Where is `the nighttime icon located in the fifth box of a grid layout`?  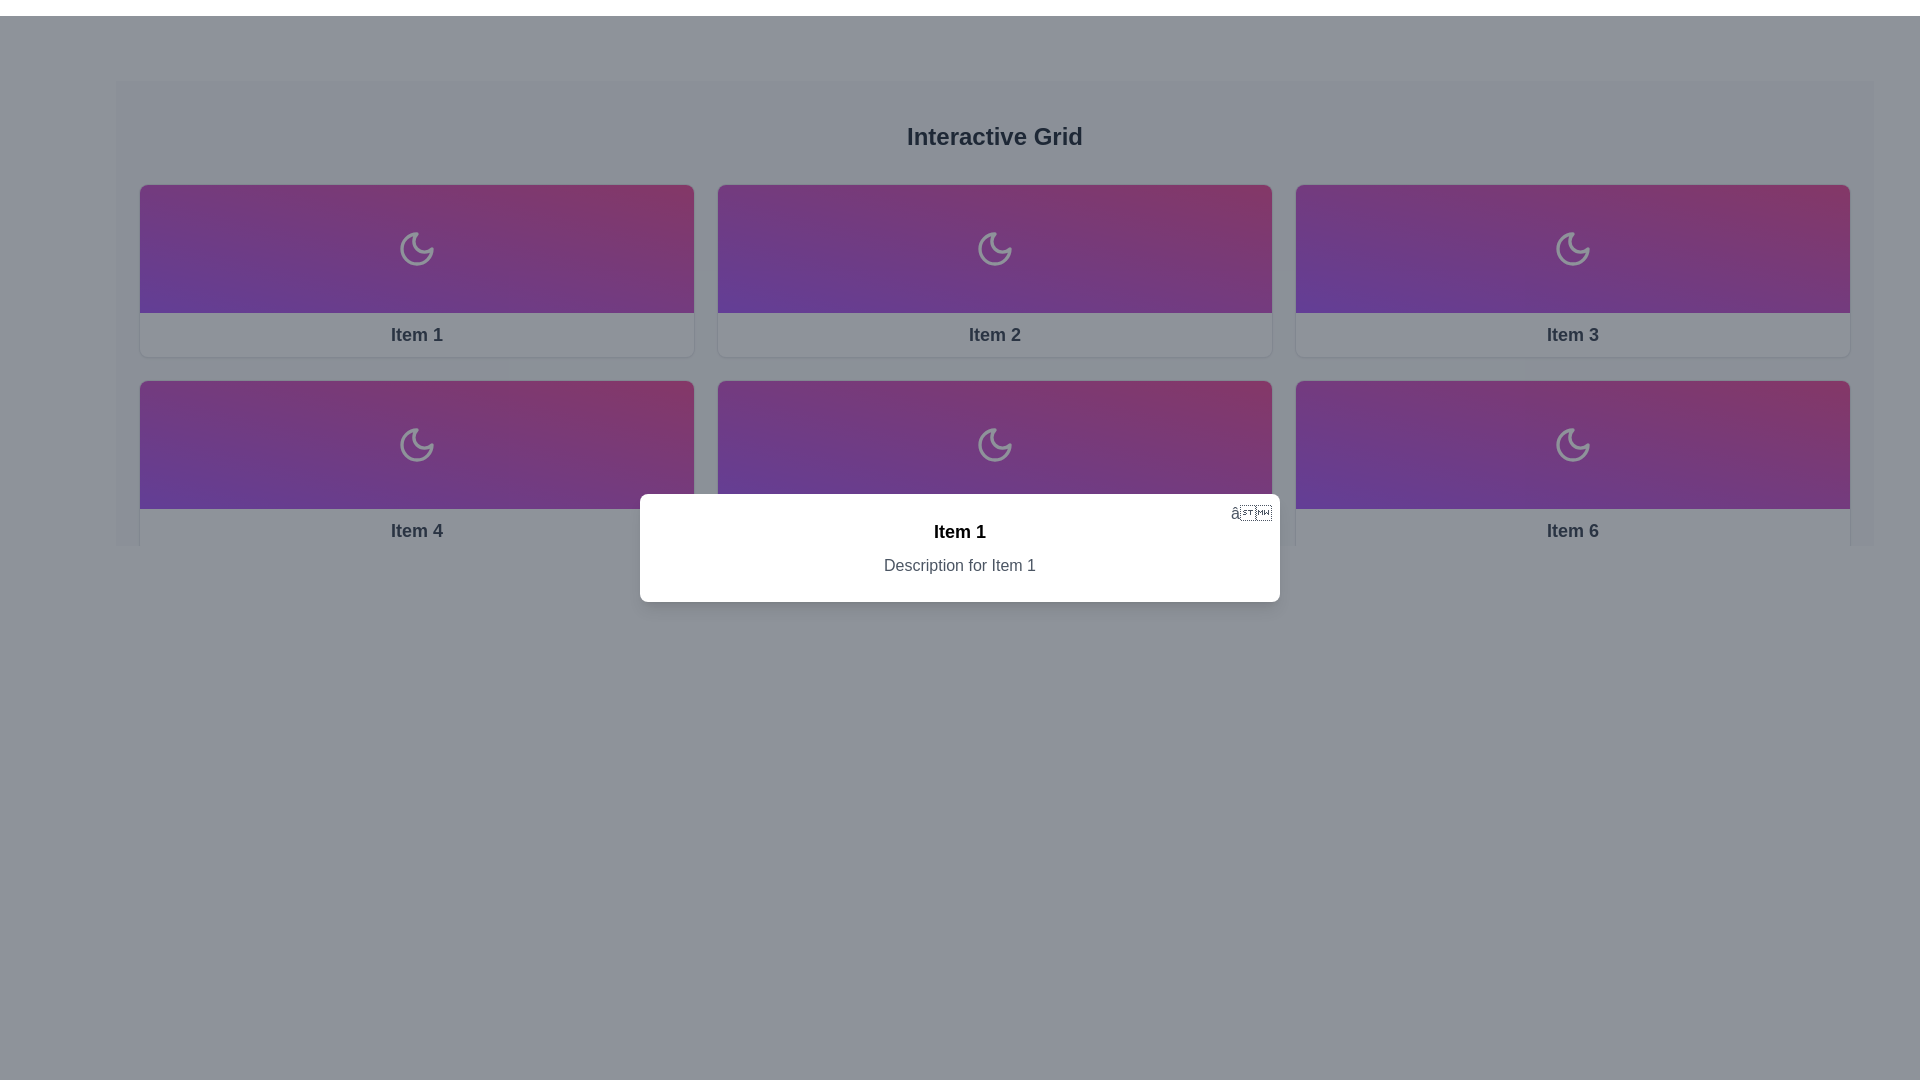
the nighttime icon located in the fifth box of a grid layout is located at coordinates (994, 443).